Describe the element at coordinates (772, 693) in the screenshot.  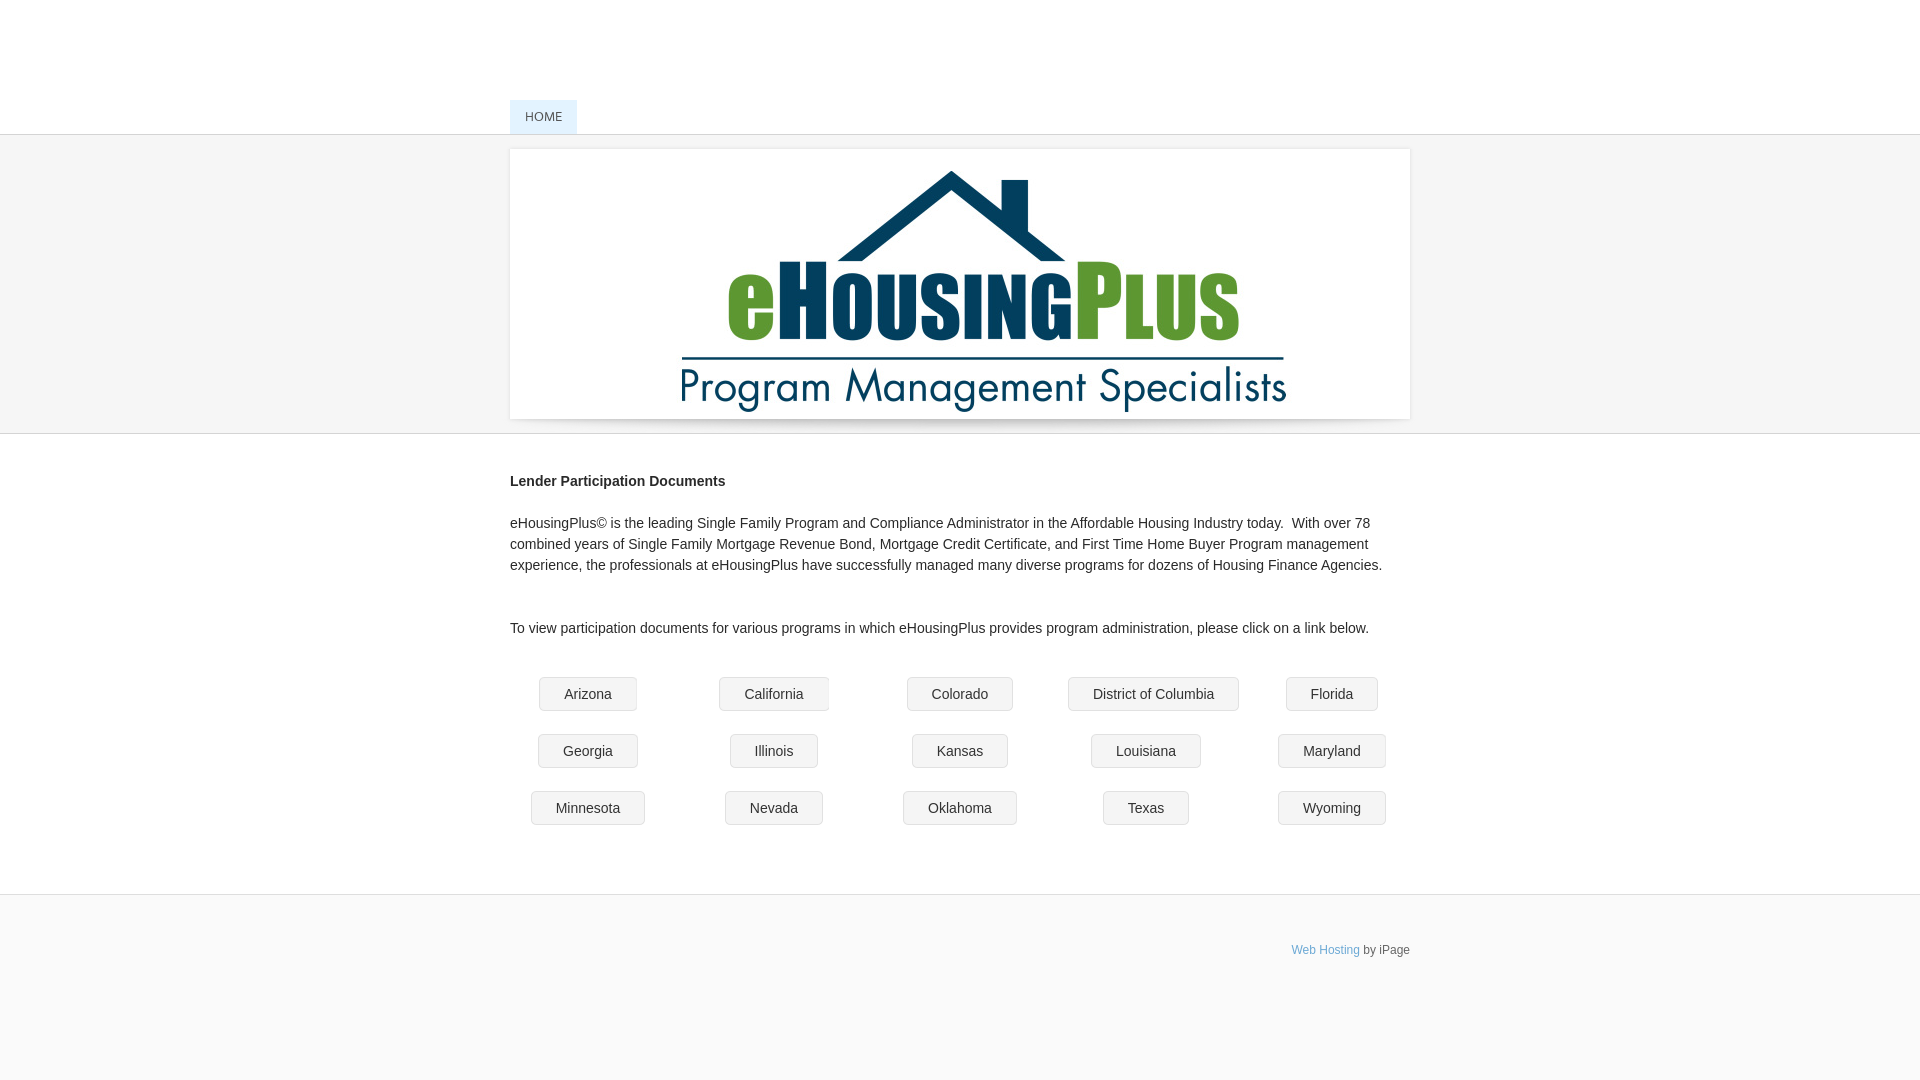
I see `'California'` at that location.